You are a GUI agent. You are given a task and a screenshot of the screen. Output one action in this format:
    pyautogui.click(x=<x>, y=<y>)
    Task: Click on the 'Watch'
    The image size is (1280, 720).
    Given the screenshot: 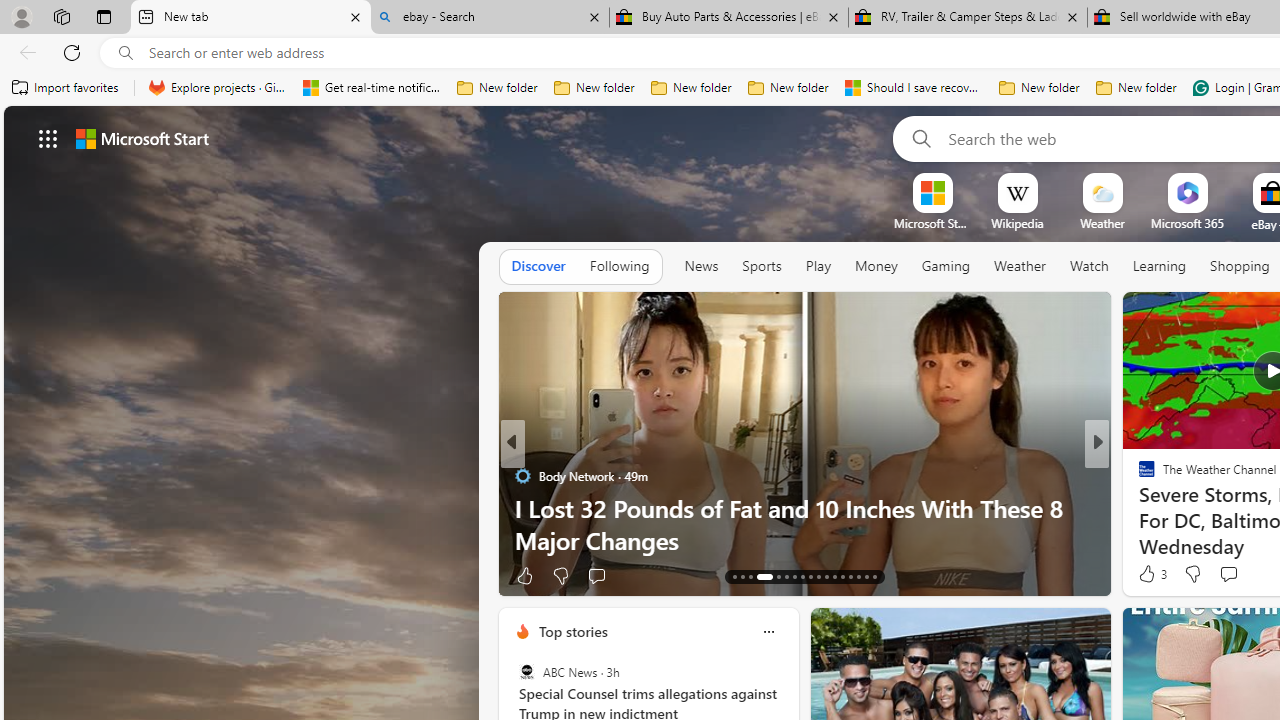 What is the action you would take?
    pyautogui.click(x=1088, y=266)
    